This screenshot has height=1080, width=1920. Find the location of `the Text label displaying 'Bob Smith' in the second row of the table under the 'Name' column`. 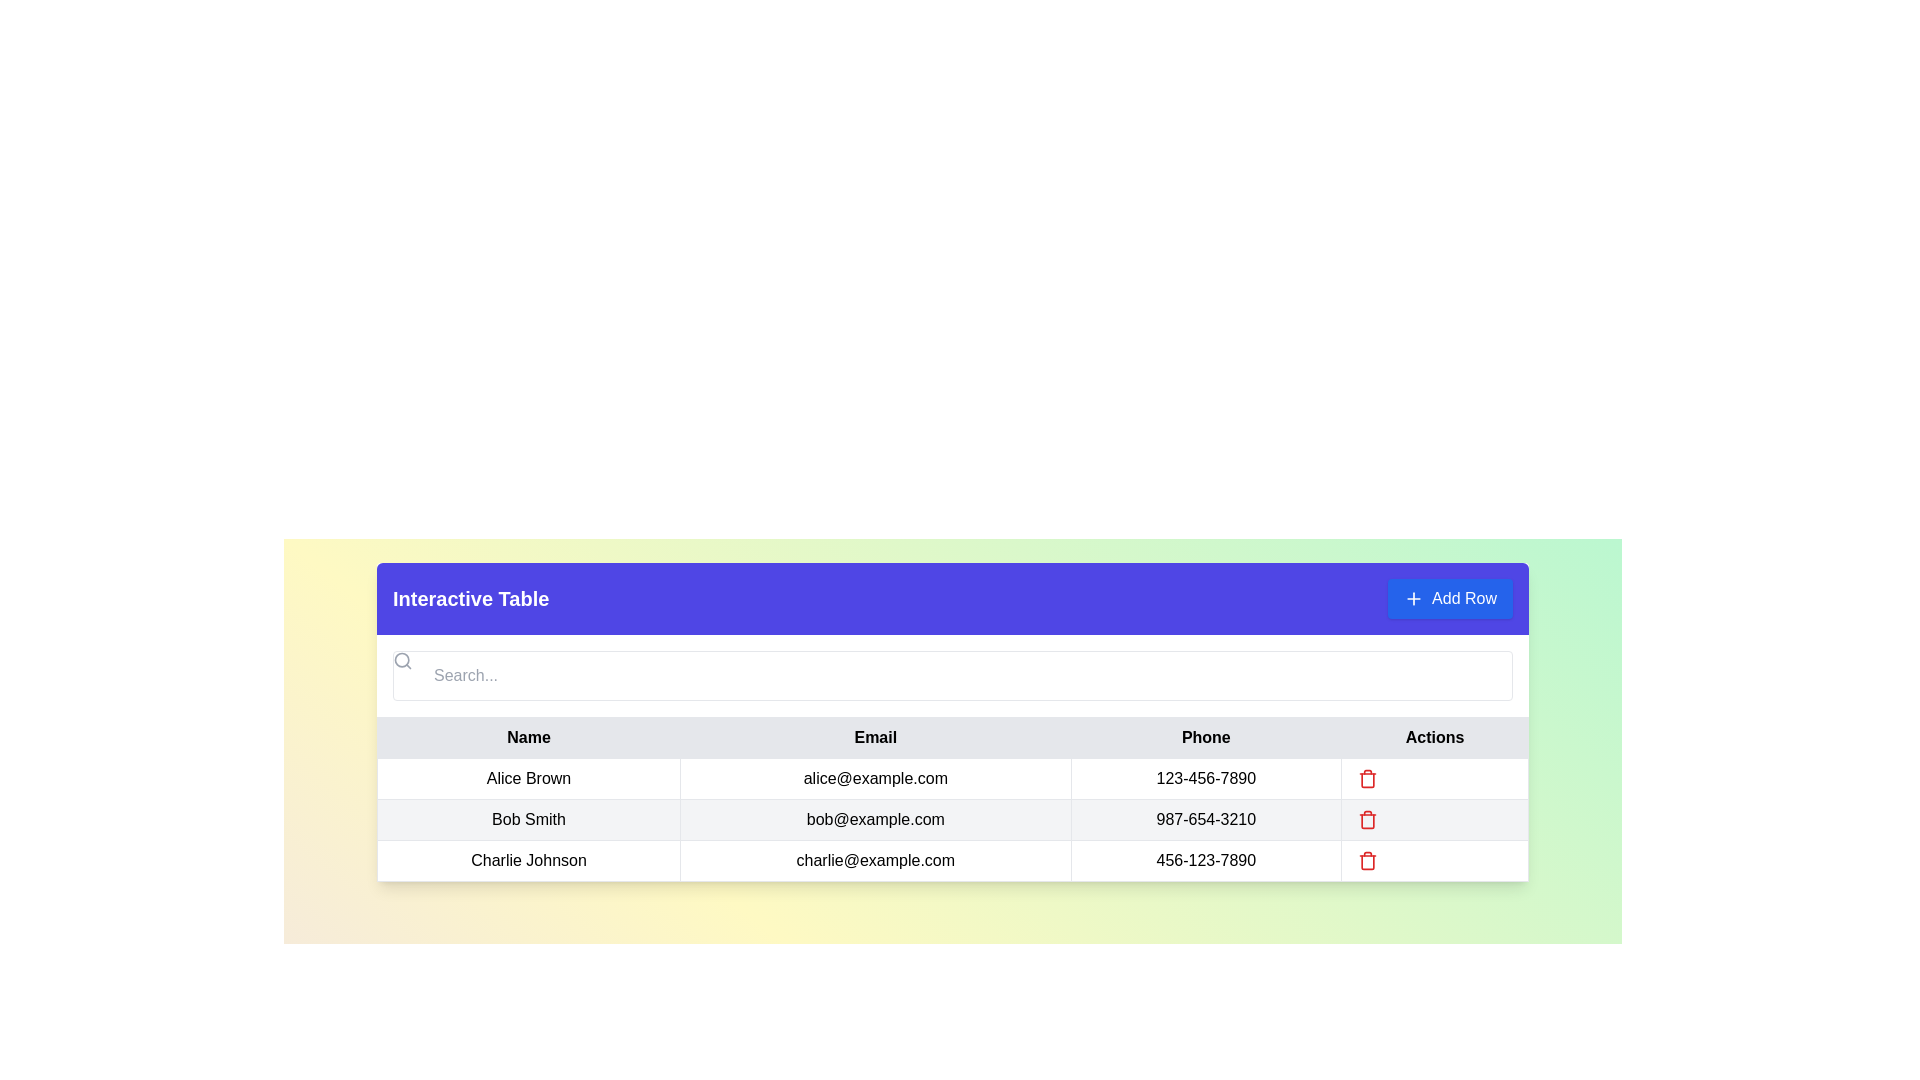

the Text label displaying 'Bob Smith' in the second row of the table under the 'Name' column is located at coordinates (528, 820).